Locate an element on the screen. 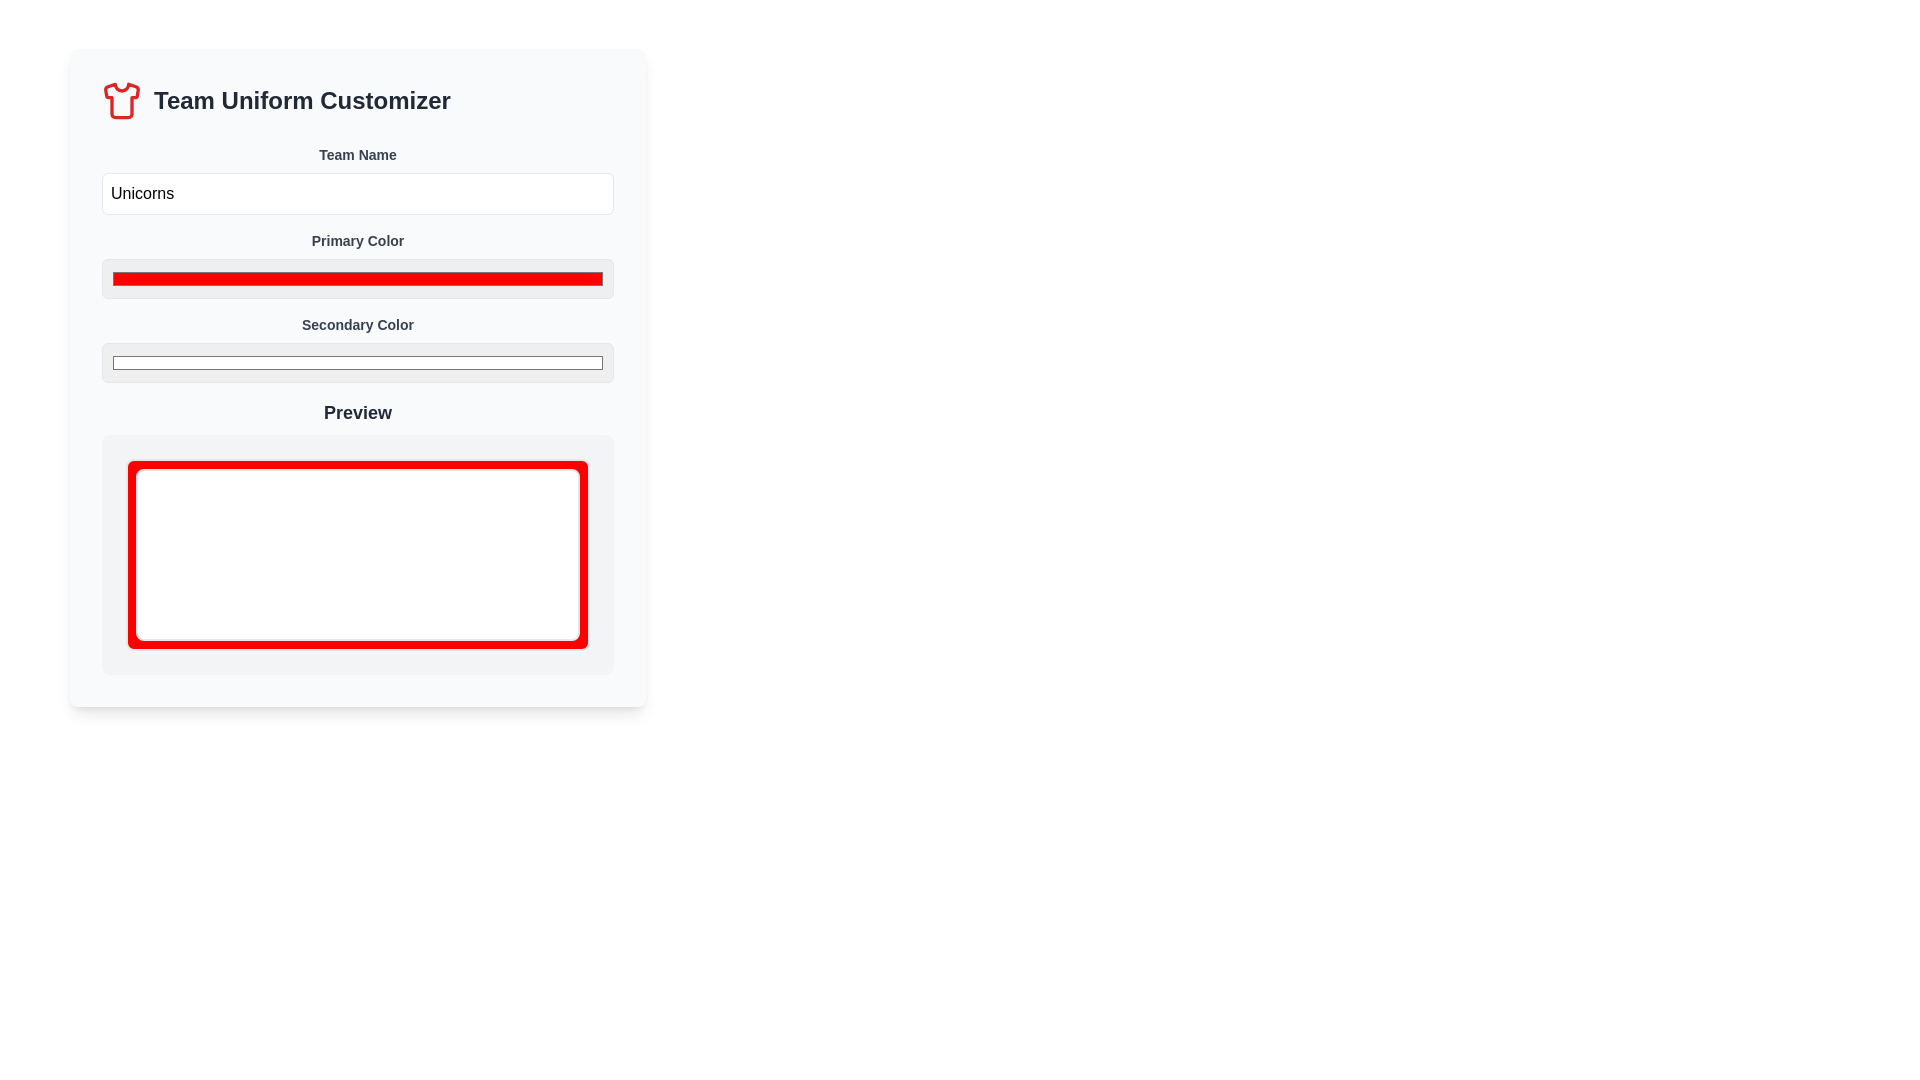 This screenshot has width=1920, height=1080. the shirt icon in the 'Team Uniform Customizer' section header to initiate an action is located at coordinates (358, 100).